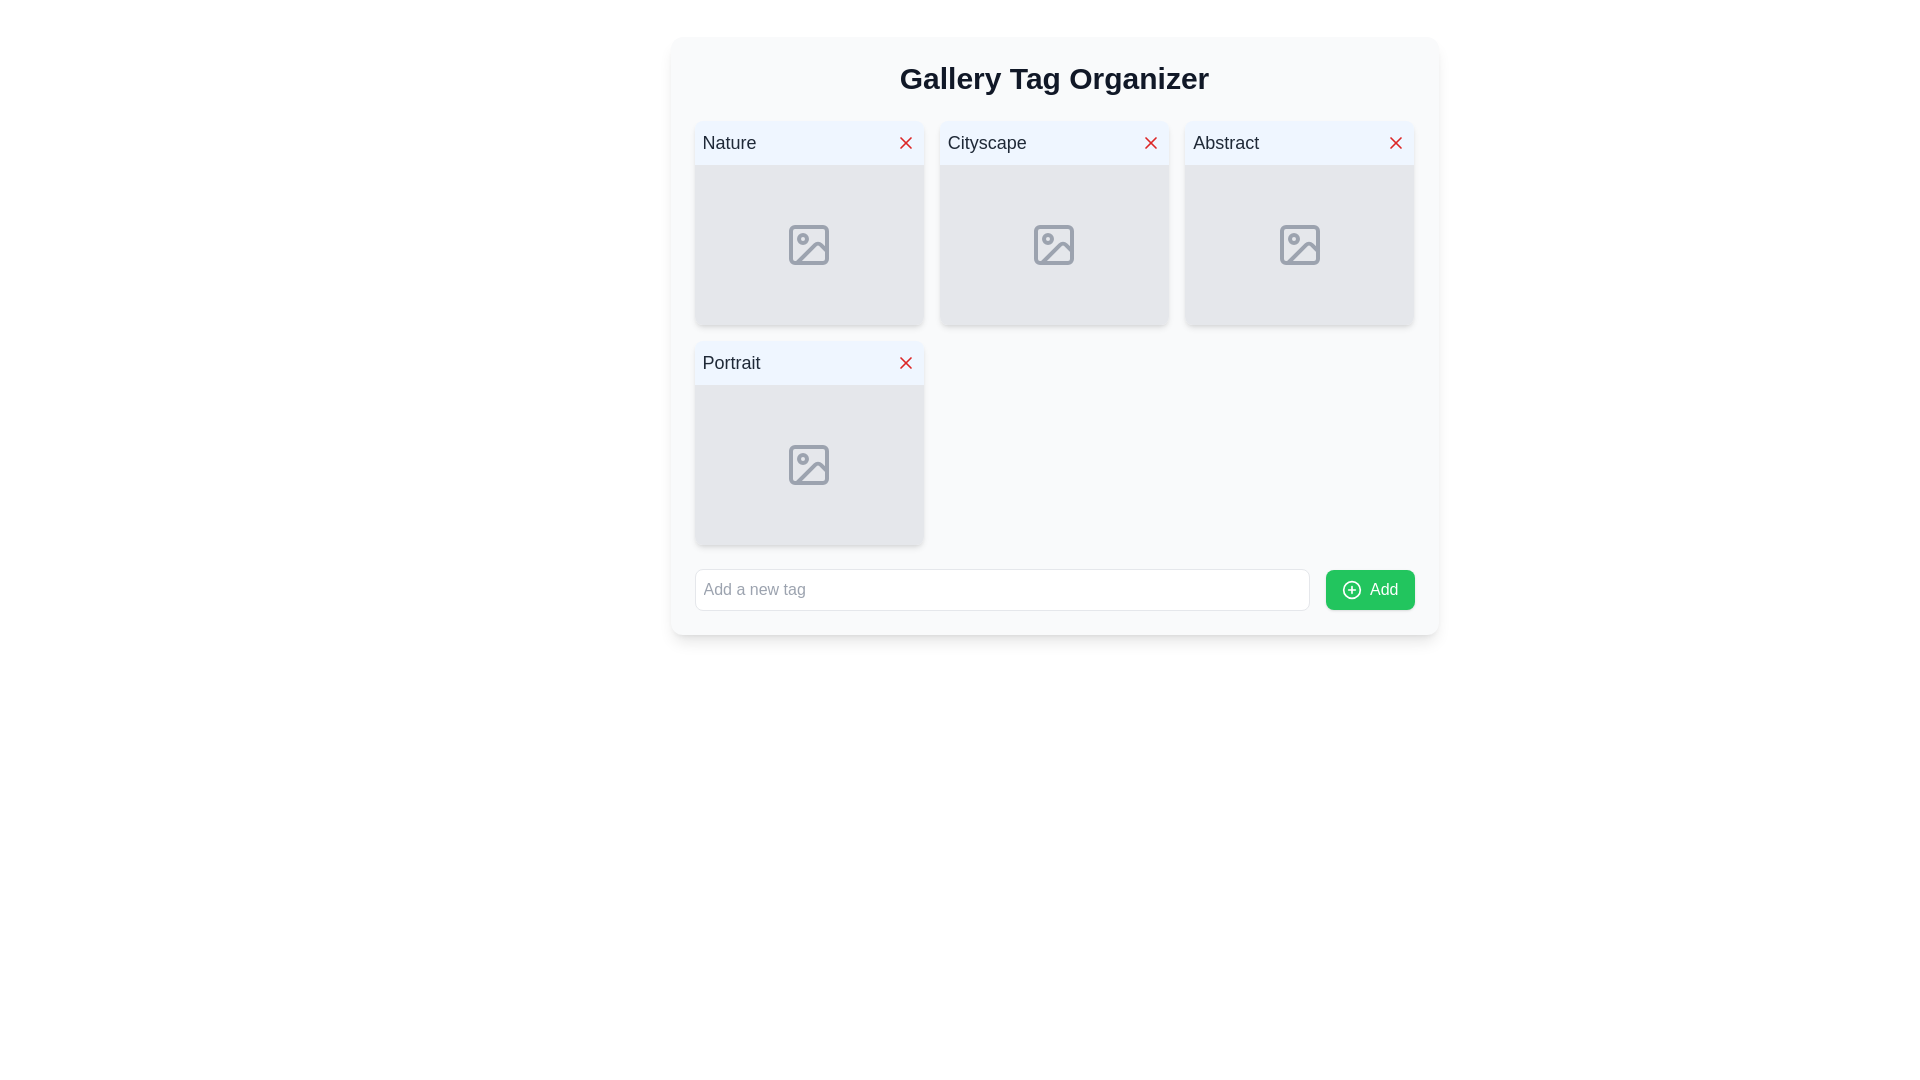 The image size is (1920, 1080). What do you see at coordinates (904, 141) in the screenshot?
I see `the small red 'X' icon button within the grey 'Nature' tag located in the top-left corner of the grid layout to possibly reveal a tooltip` at bounding box center [904, 141].